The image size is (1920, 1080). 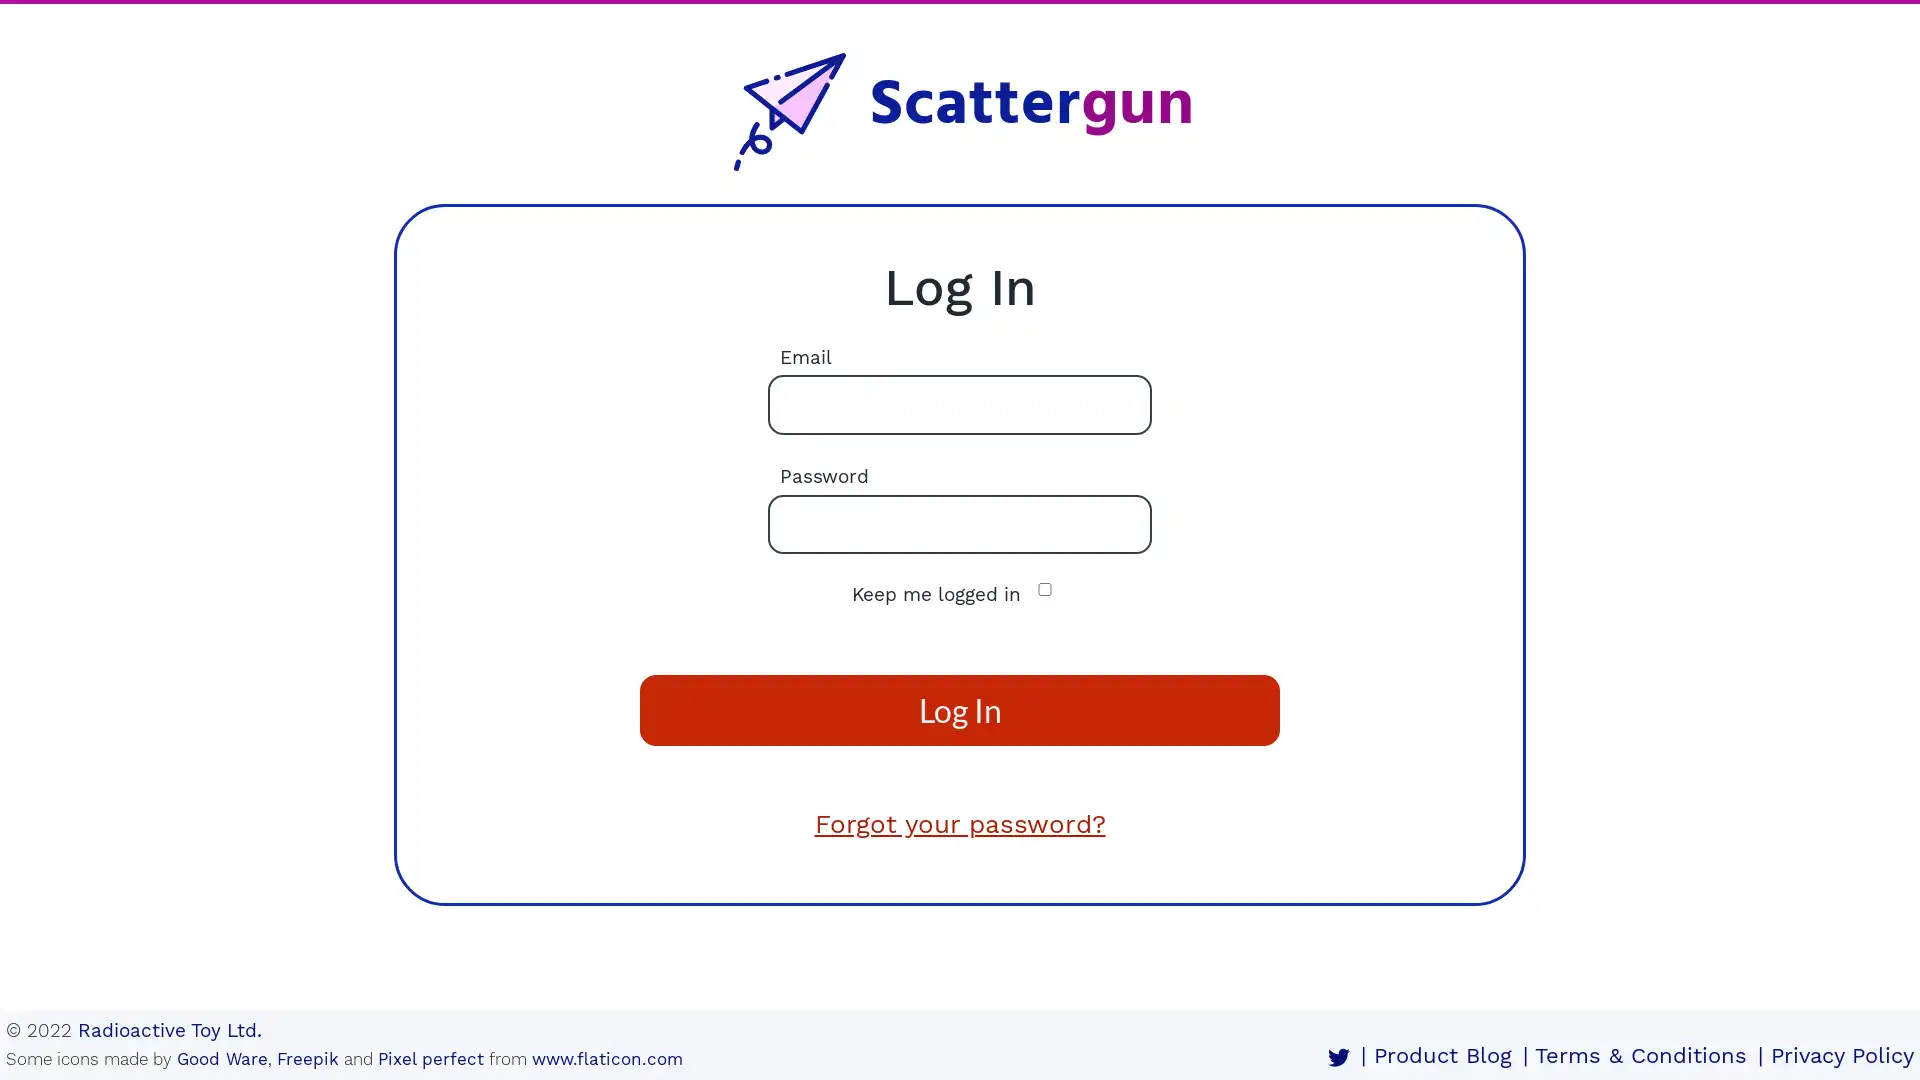 I want to click on Log In, so click(x=960, y=708).